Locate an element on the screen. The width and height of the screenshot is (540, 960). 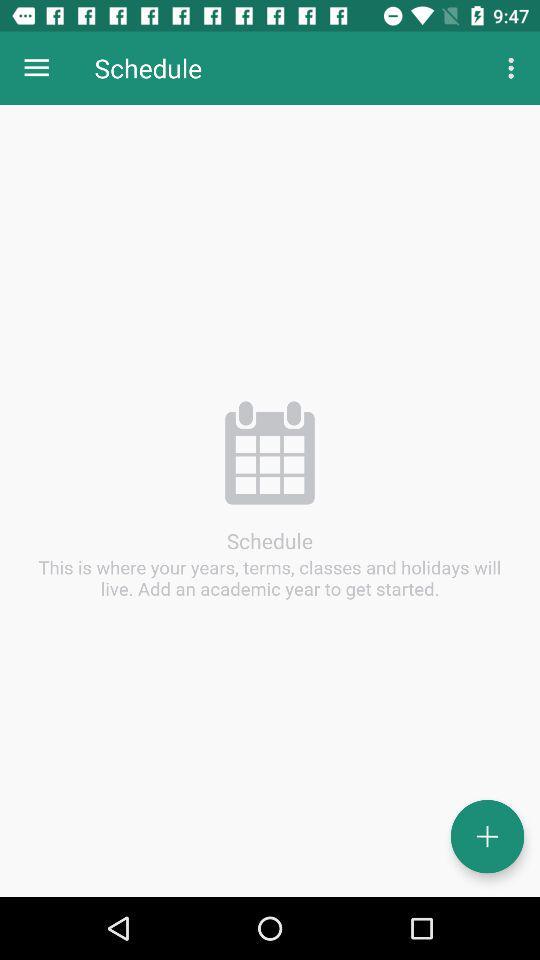
year is located at coordinates (486, 836).